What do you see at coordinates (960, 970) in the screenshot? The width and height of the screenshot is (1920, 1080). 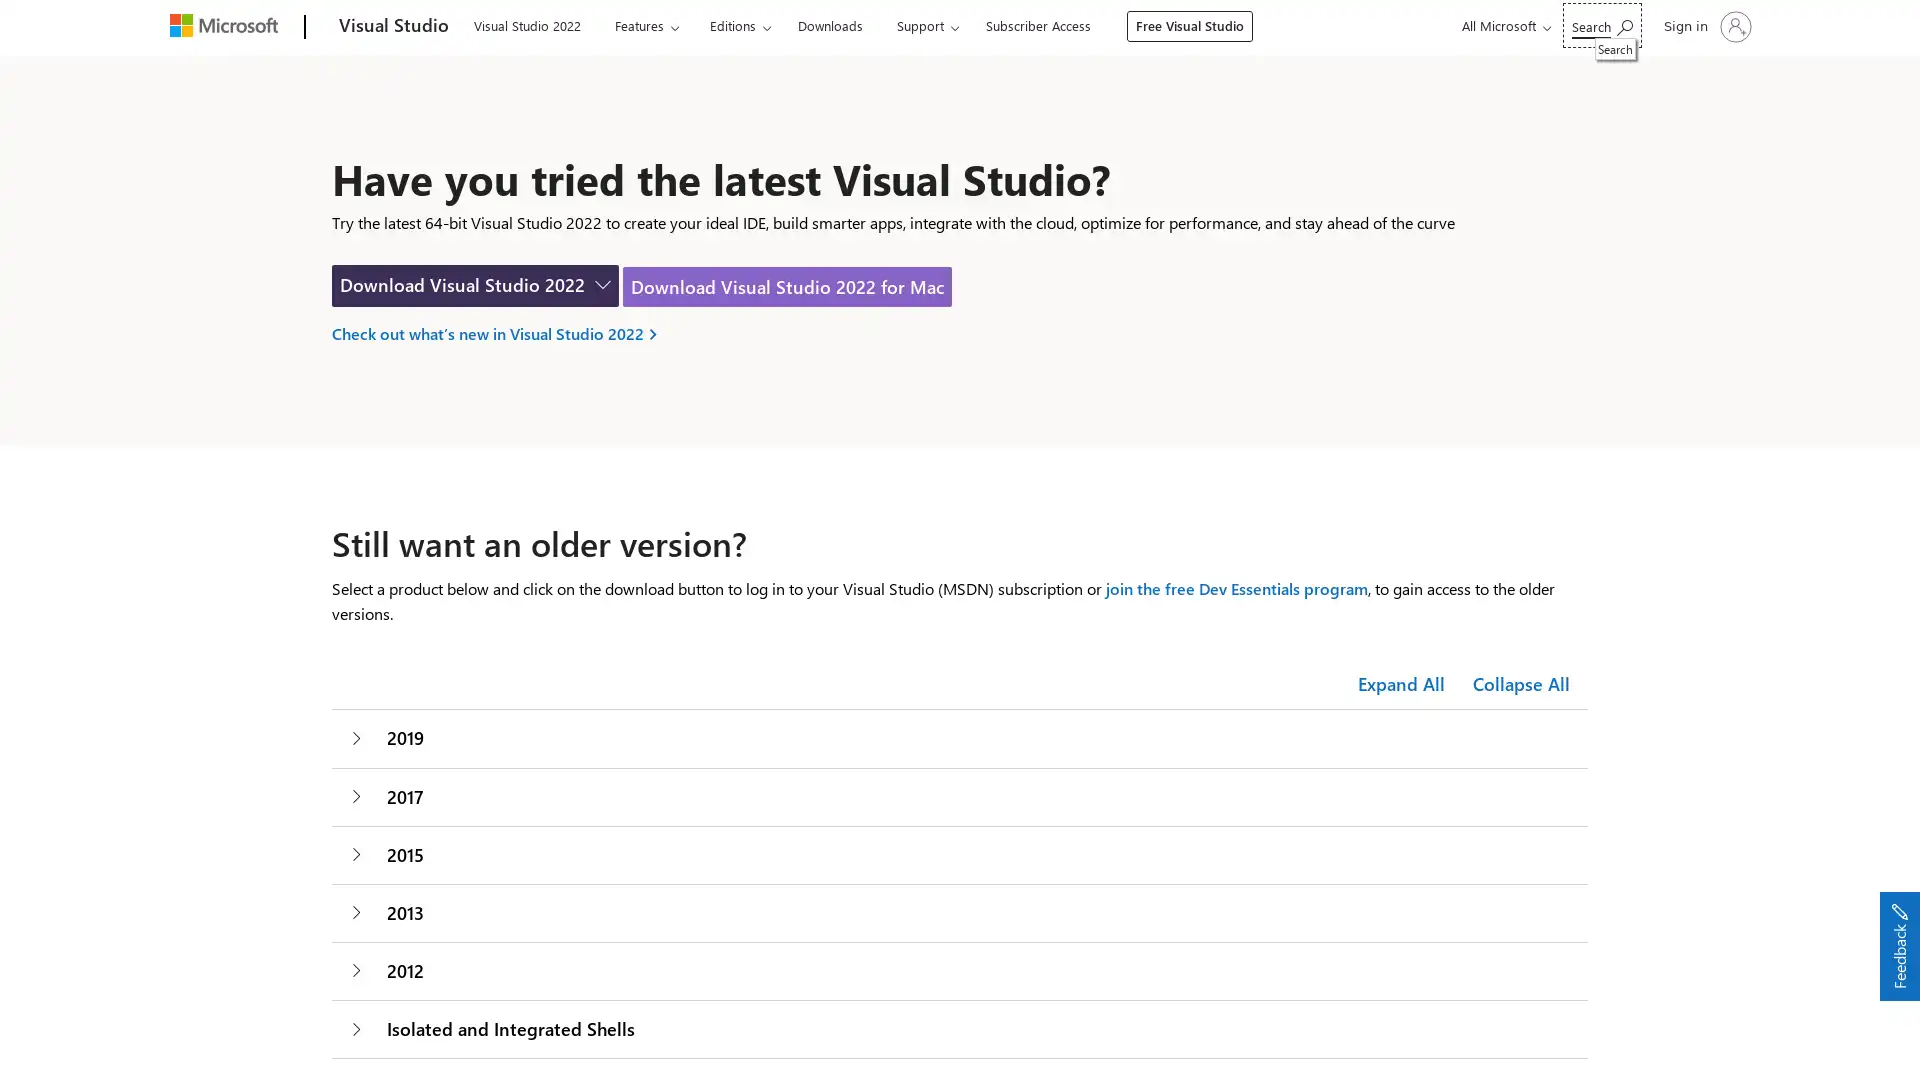 I see `2012` at bounding box center [960, 970].